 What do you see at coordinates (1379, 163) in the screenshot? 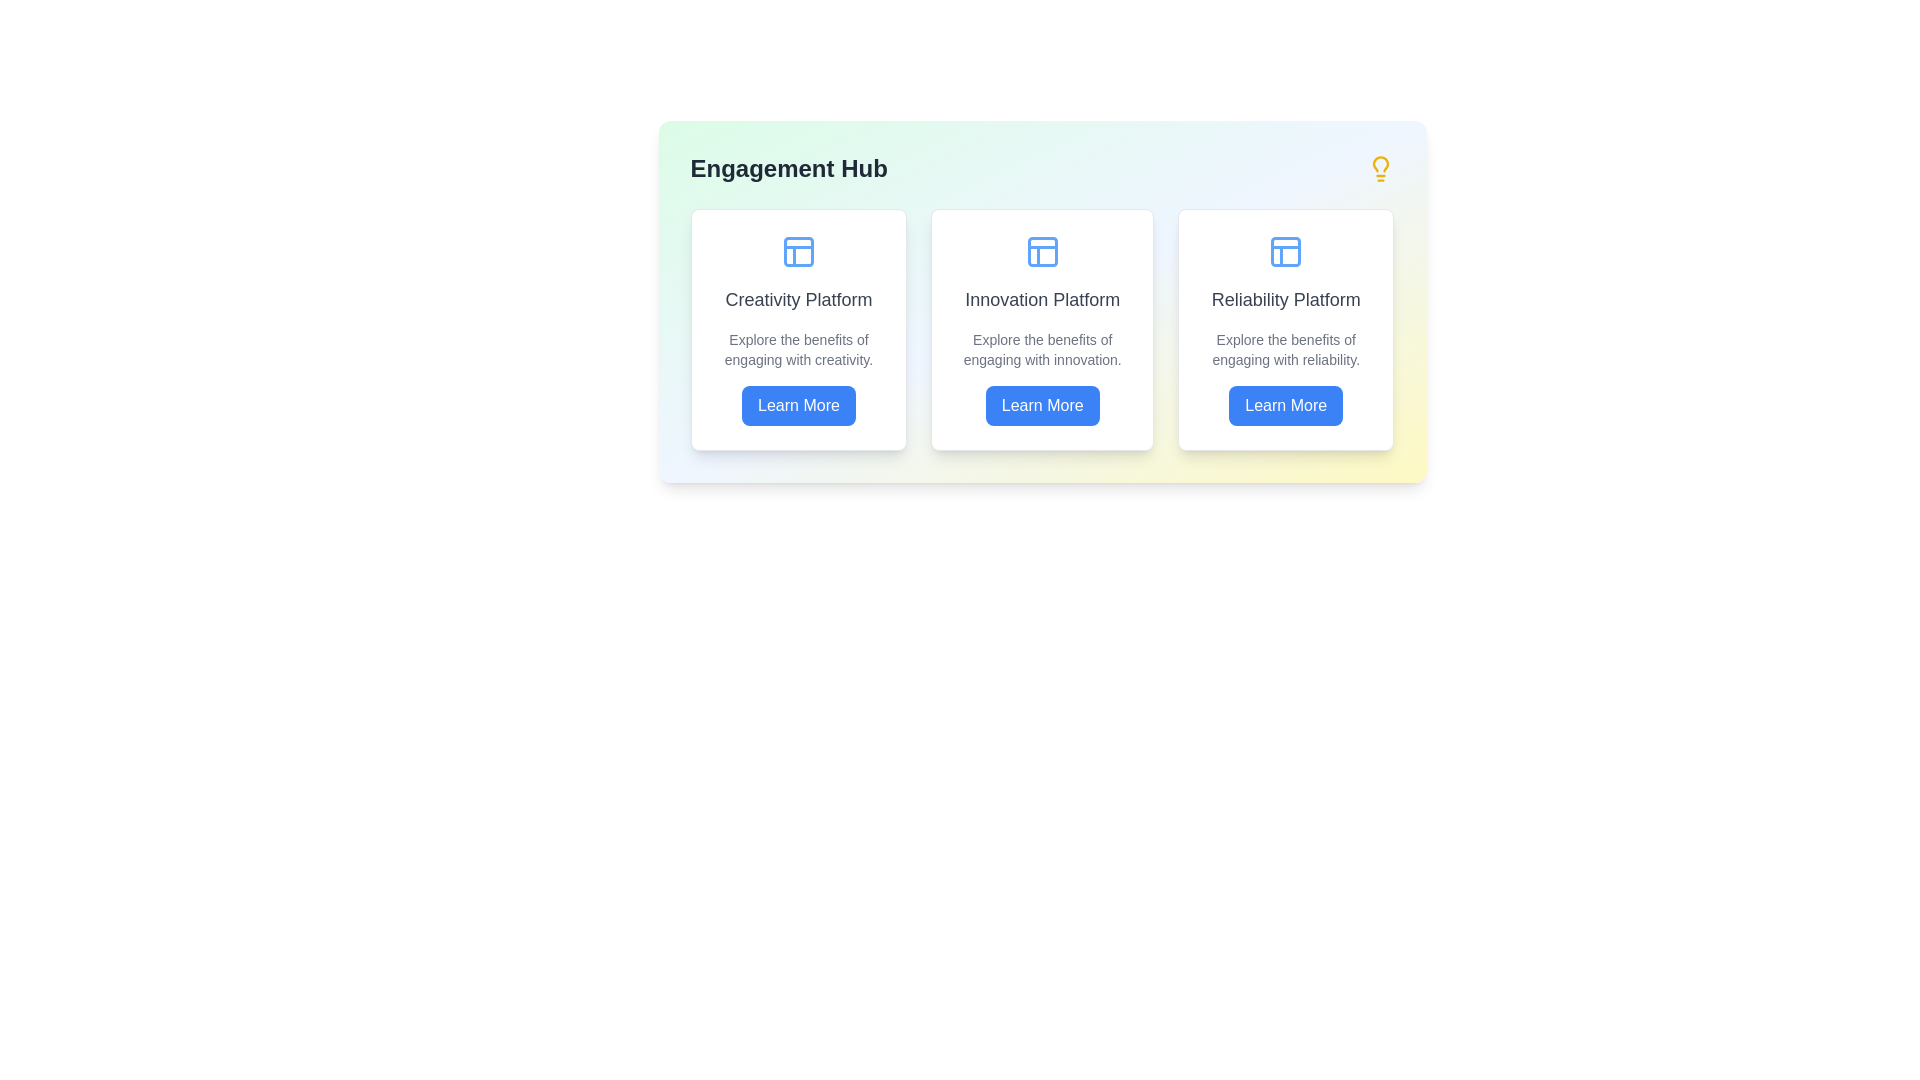
I see `the lit-up portion of the light bulb icon in the SVG component, which signifies illumination and is positioned at the top right corner of the interface above the 'Reliability Platform' card` at bounding box center [1379, 163].